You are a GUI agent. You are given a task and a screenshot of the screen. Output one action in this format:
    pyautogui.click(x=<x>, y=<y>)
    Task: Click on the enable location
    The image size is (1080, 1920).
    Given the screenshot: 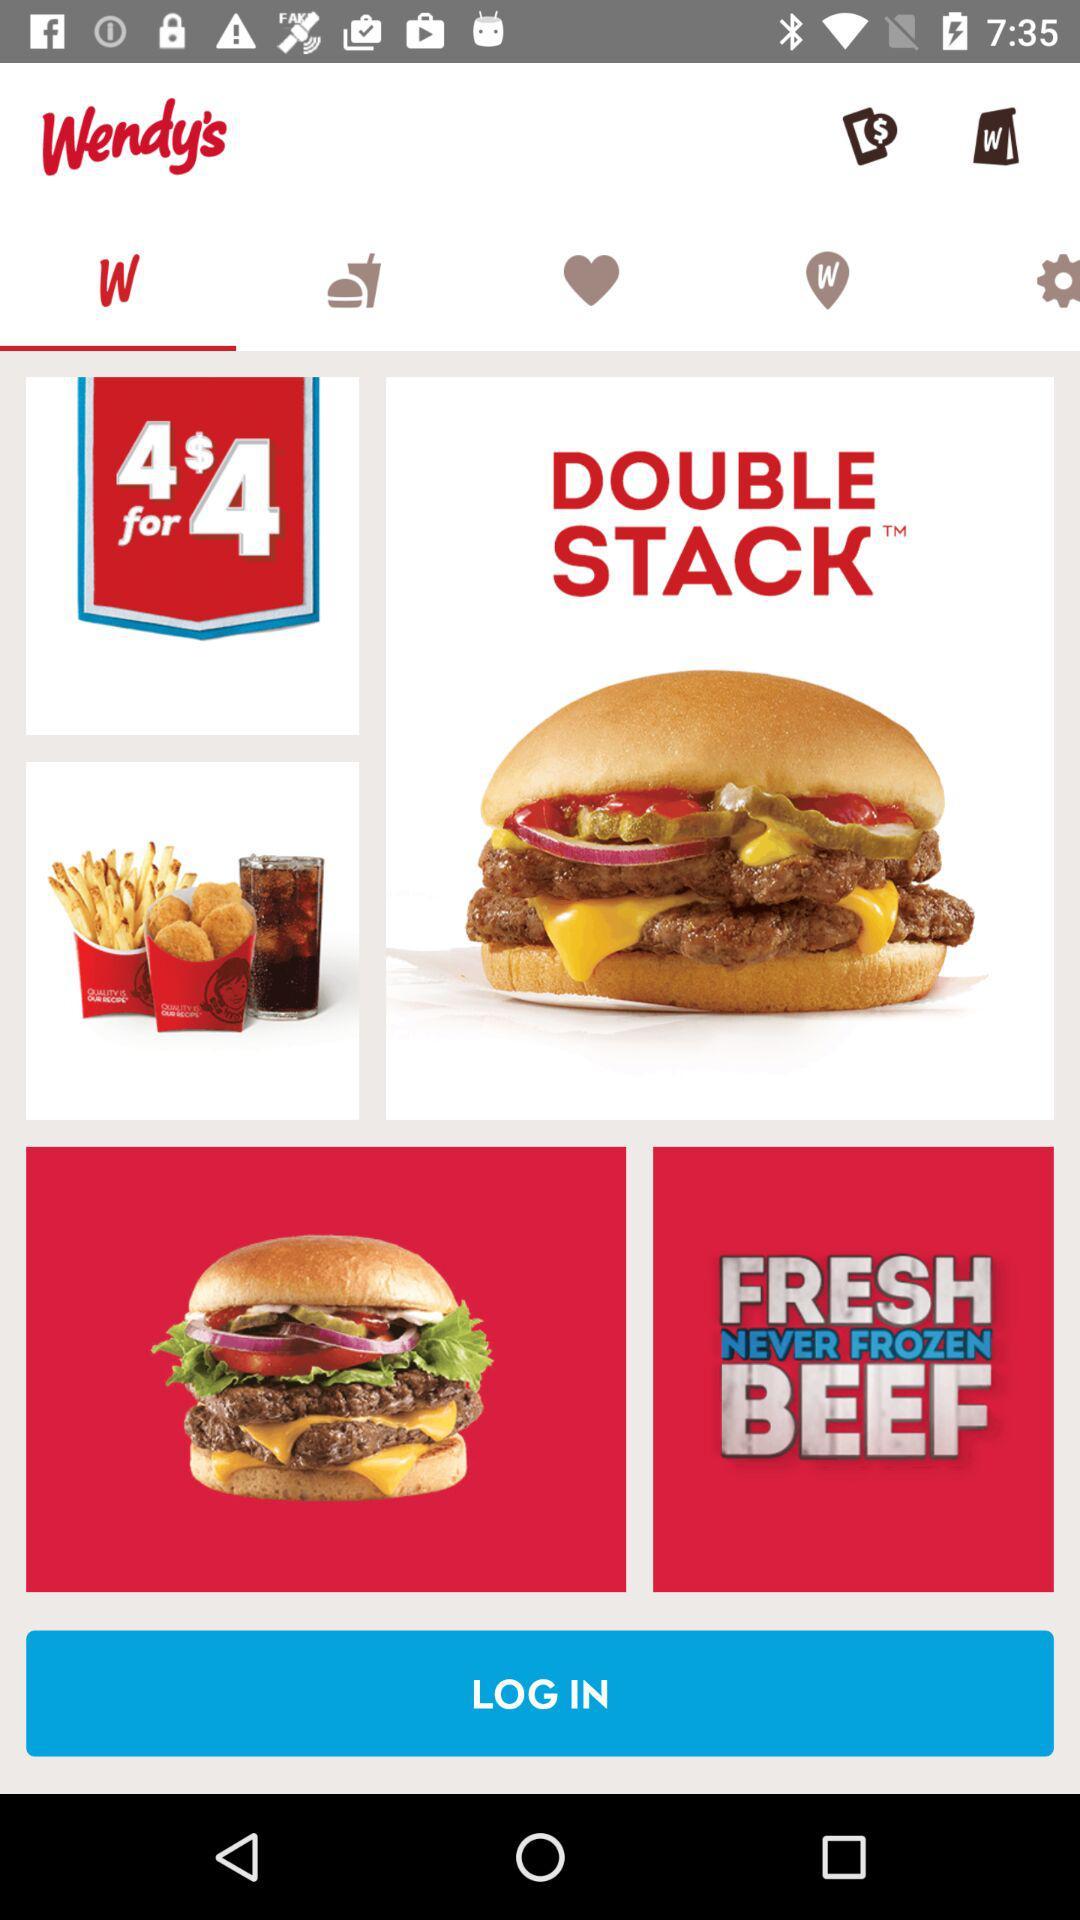 What is the action you would take?
    pyautogui.click(x=826, y=279)
    